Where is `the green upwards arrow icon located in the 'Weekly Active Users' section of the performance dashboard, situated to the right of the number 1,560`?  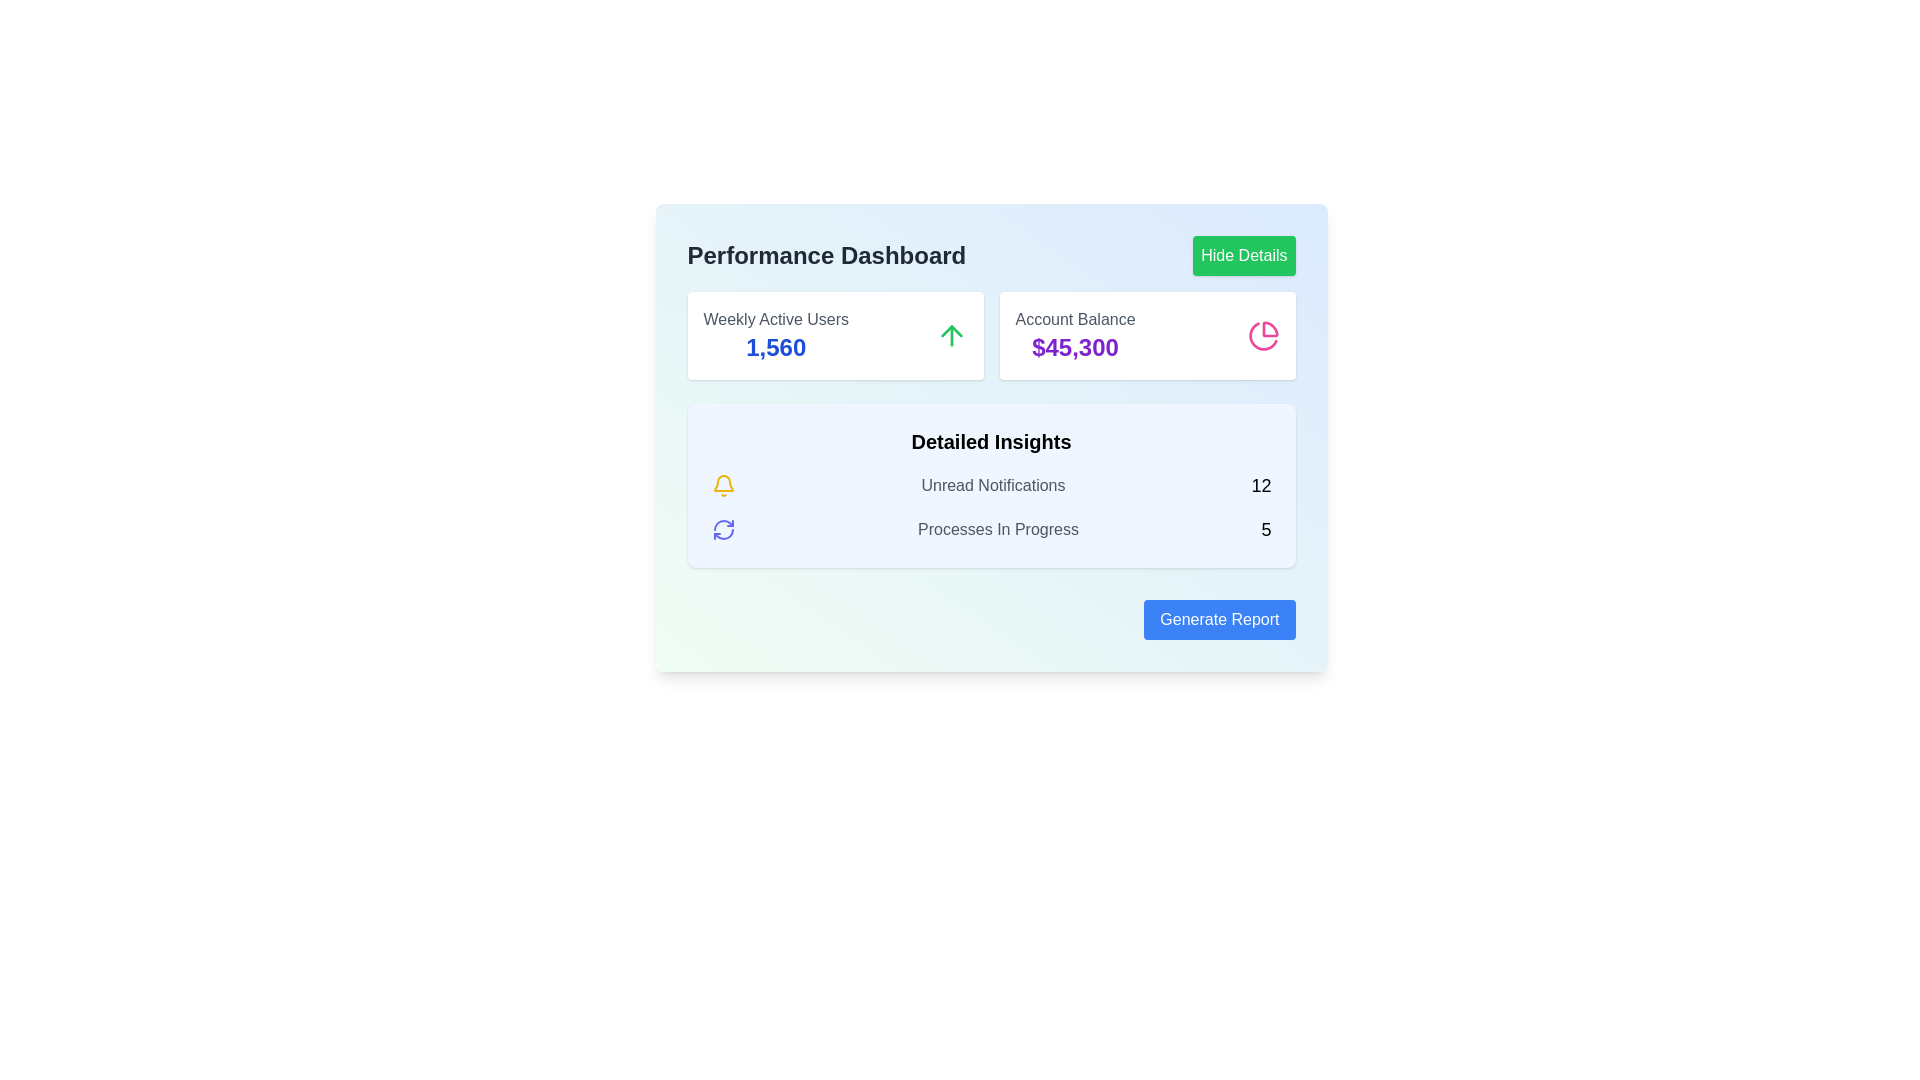
the green upwards arrow icon located in the 'Weekly Active Users' section of the performance dashboard, situated to the right of the number 1,560 is located at coordinates (950, 334).